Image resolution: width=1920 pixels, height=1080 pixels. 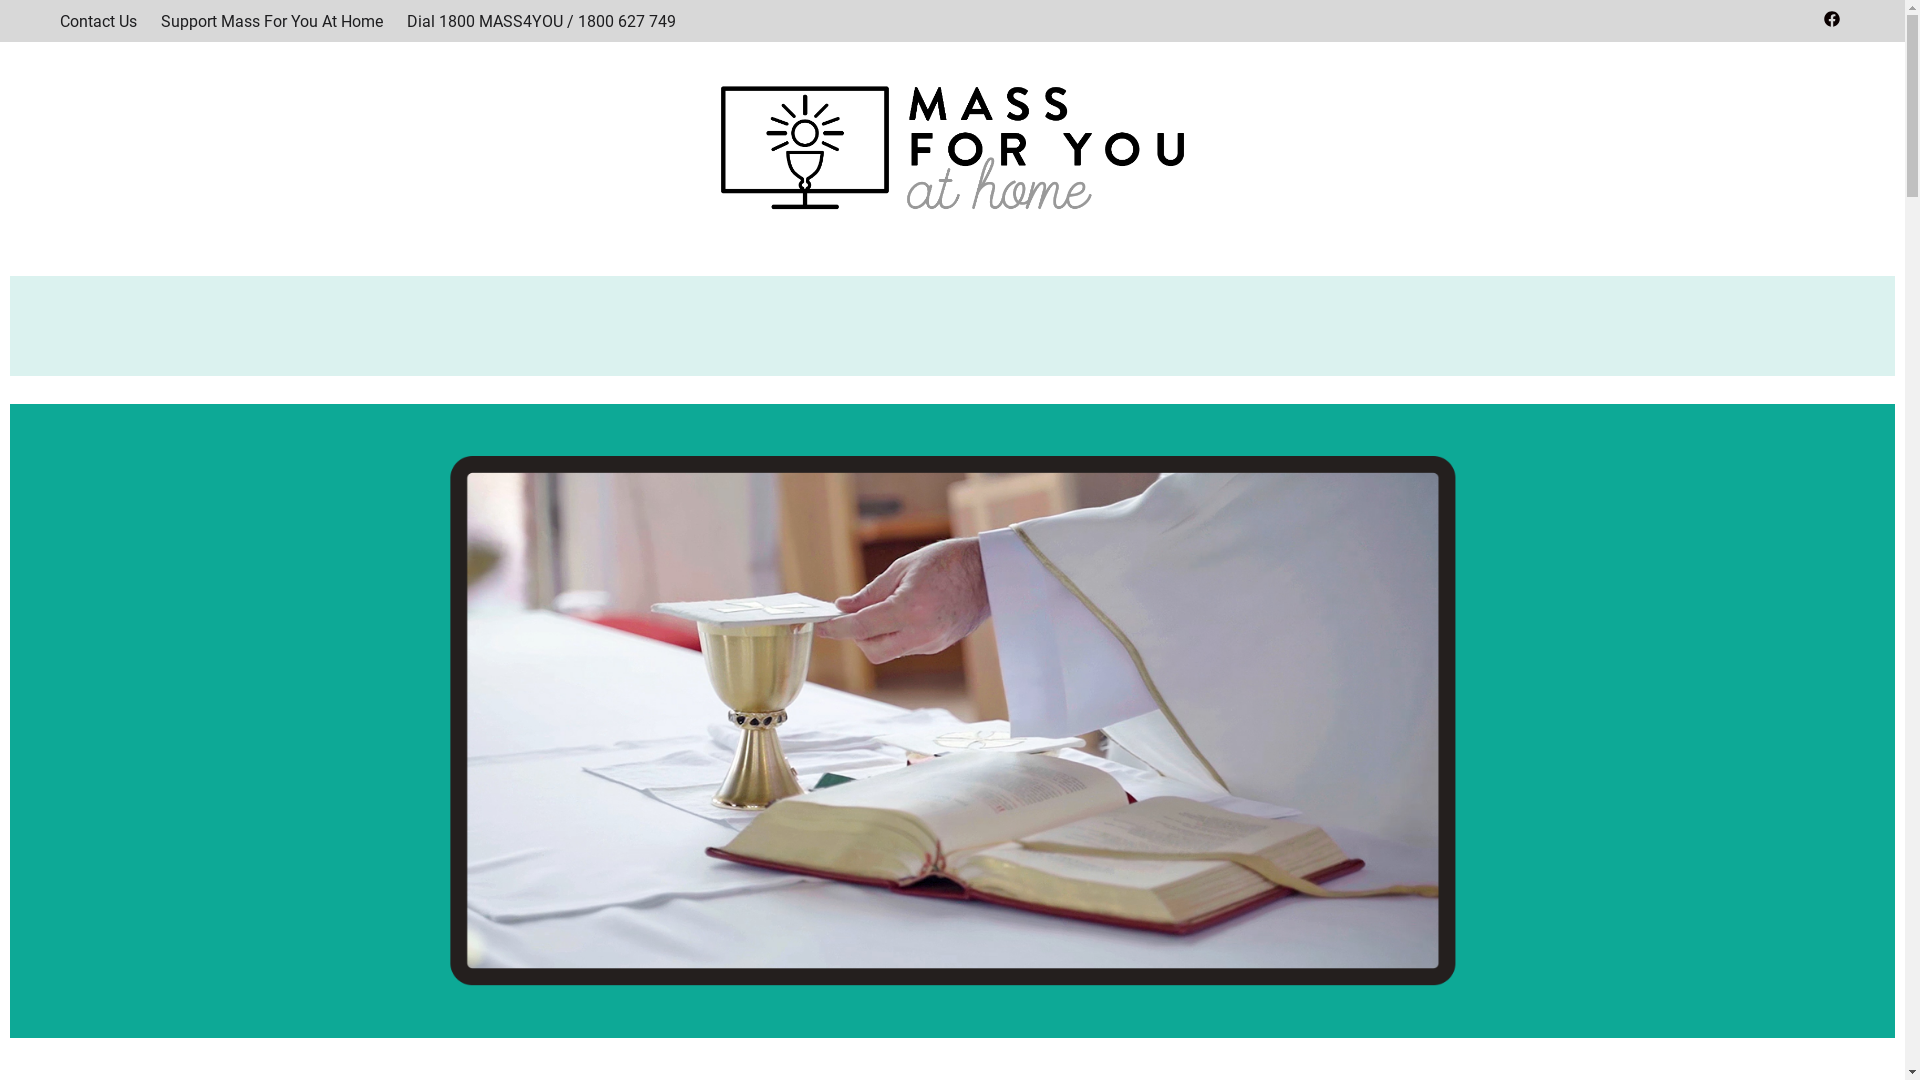 I want to click on 'Support Mass For You At Home', so click(x=271, y=21).